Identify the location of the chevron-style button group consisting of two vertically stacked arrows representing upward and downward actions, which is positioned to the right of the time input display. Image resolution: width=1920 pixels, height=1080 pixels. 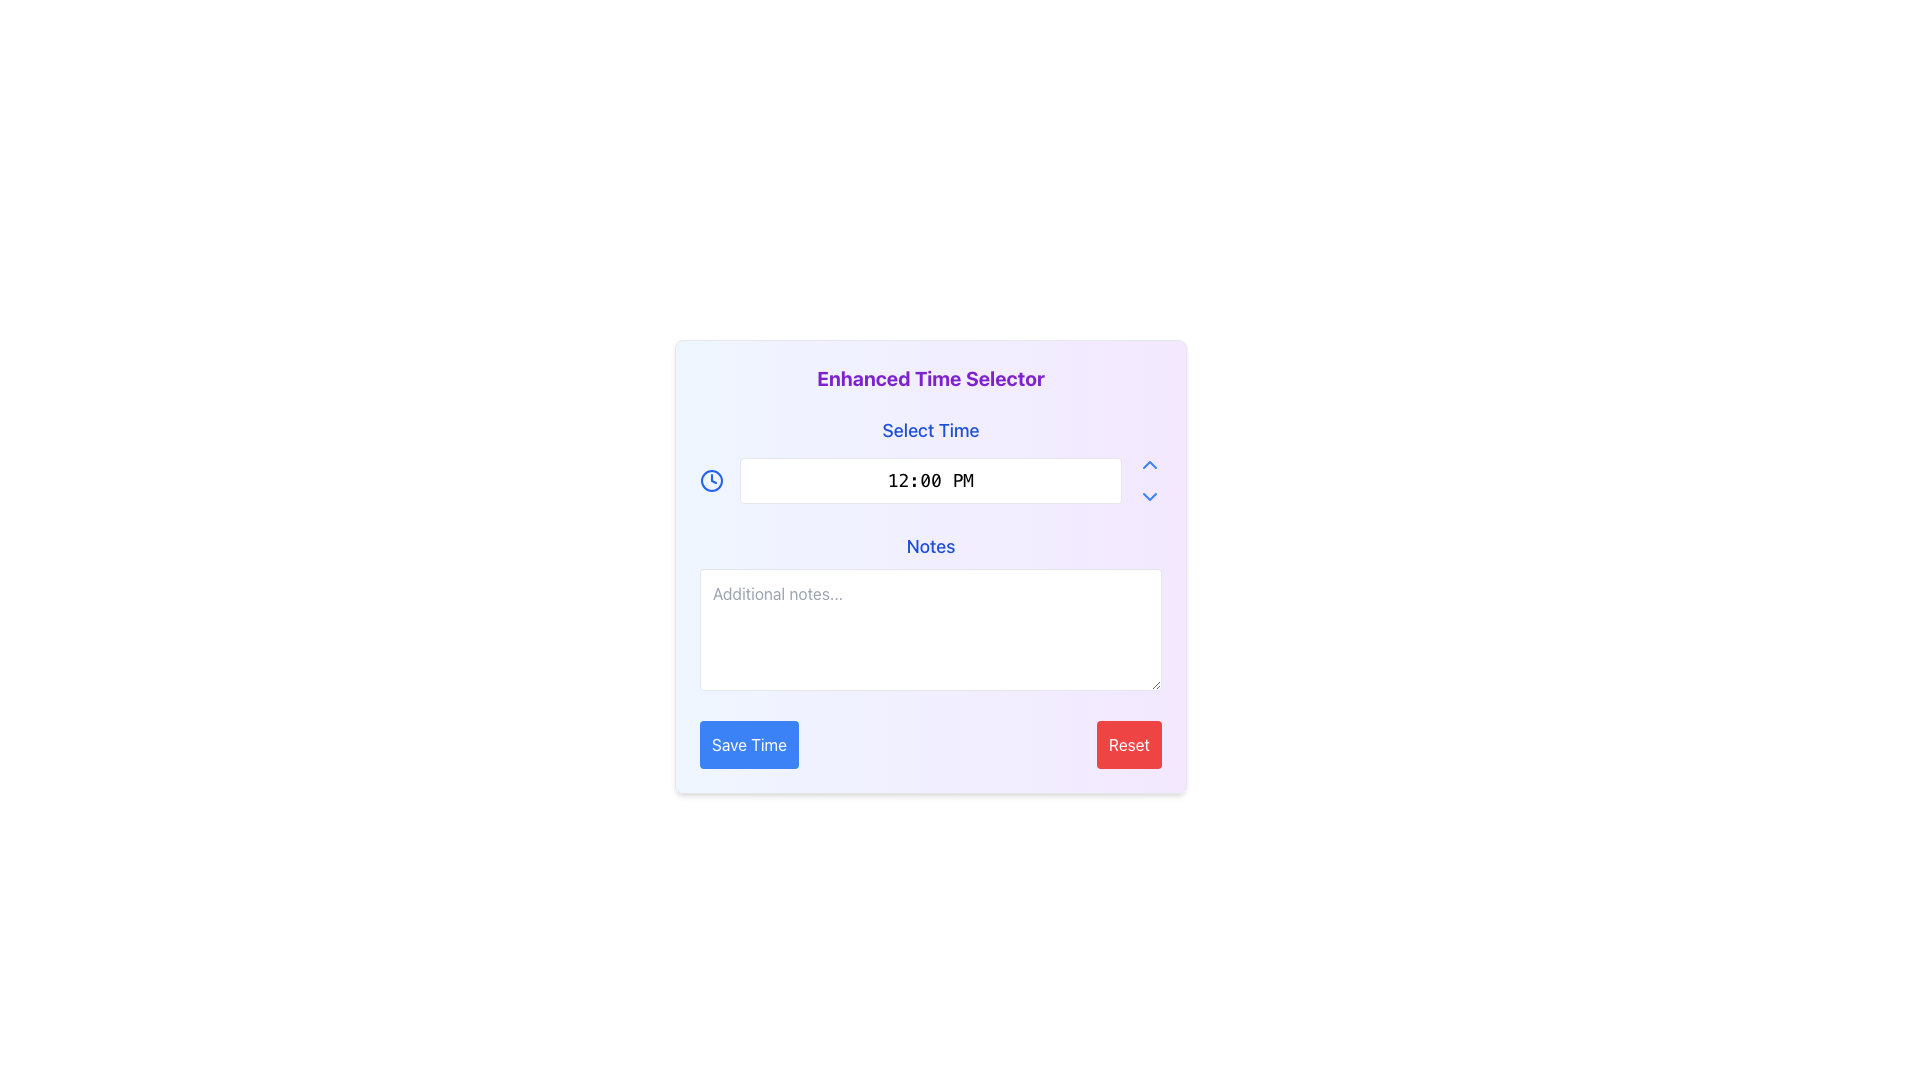
(1150, 481).